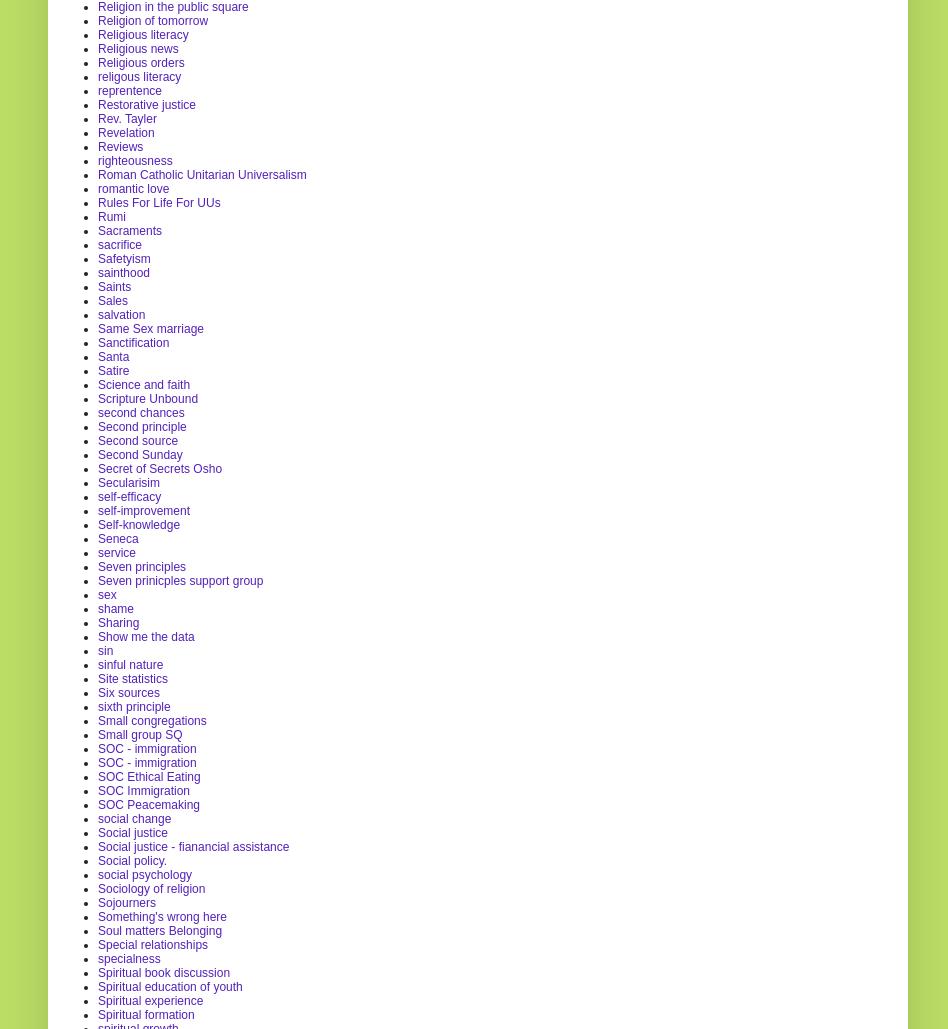  What do you see at coordinates (150, 888) in the screenshot?
I see `'Sociology of religion'` at bounding box center [150, 888].